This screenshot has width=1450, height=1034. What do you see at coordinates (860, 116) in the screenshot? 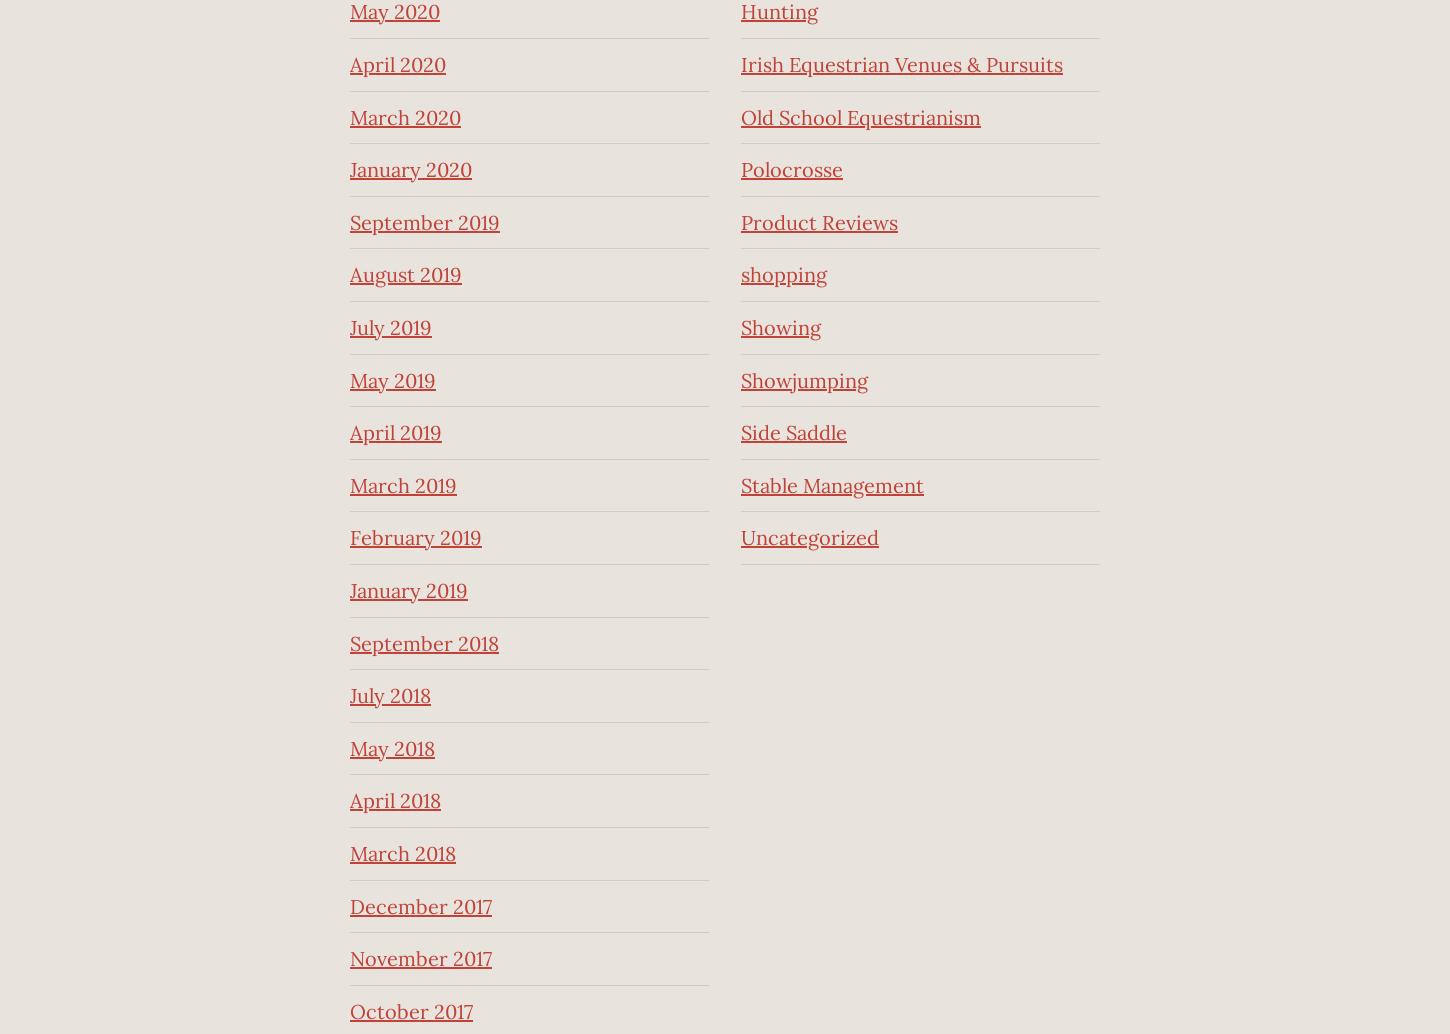
I see `'Old School Equestrianism'` at bounding box center [860, 116].